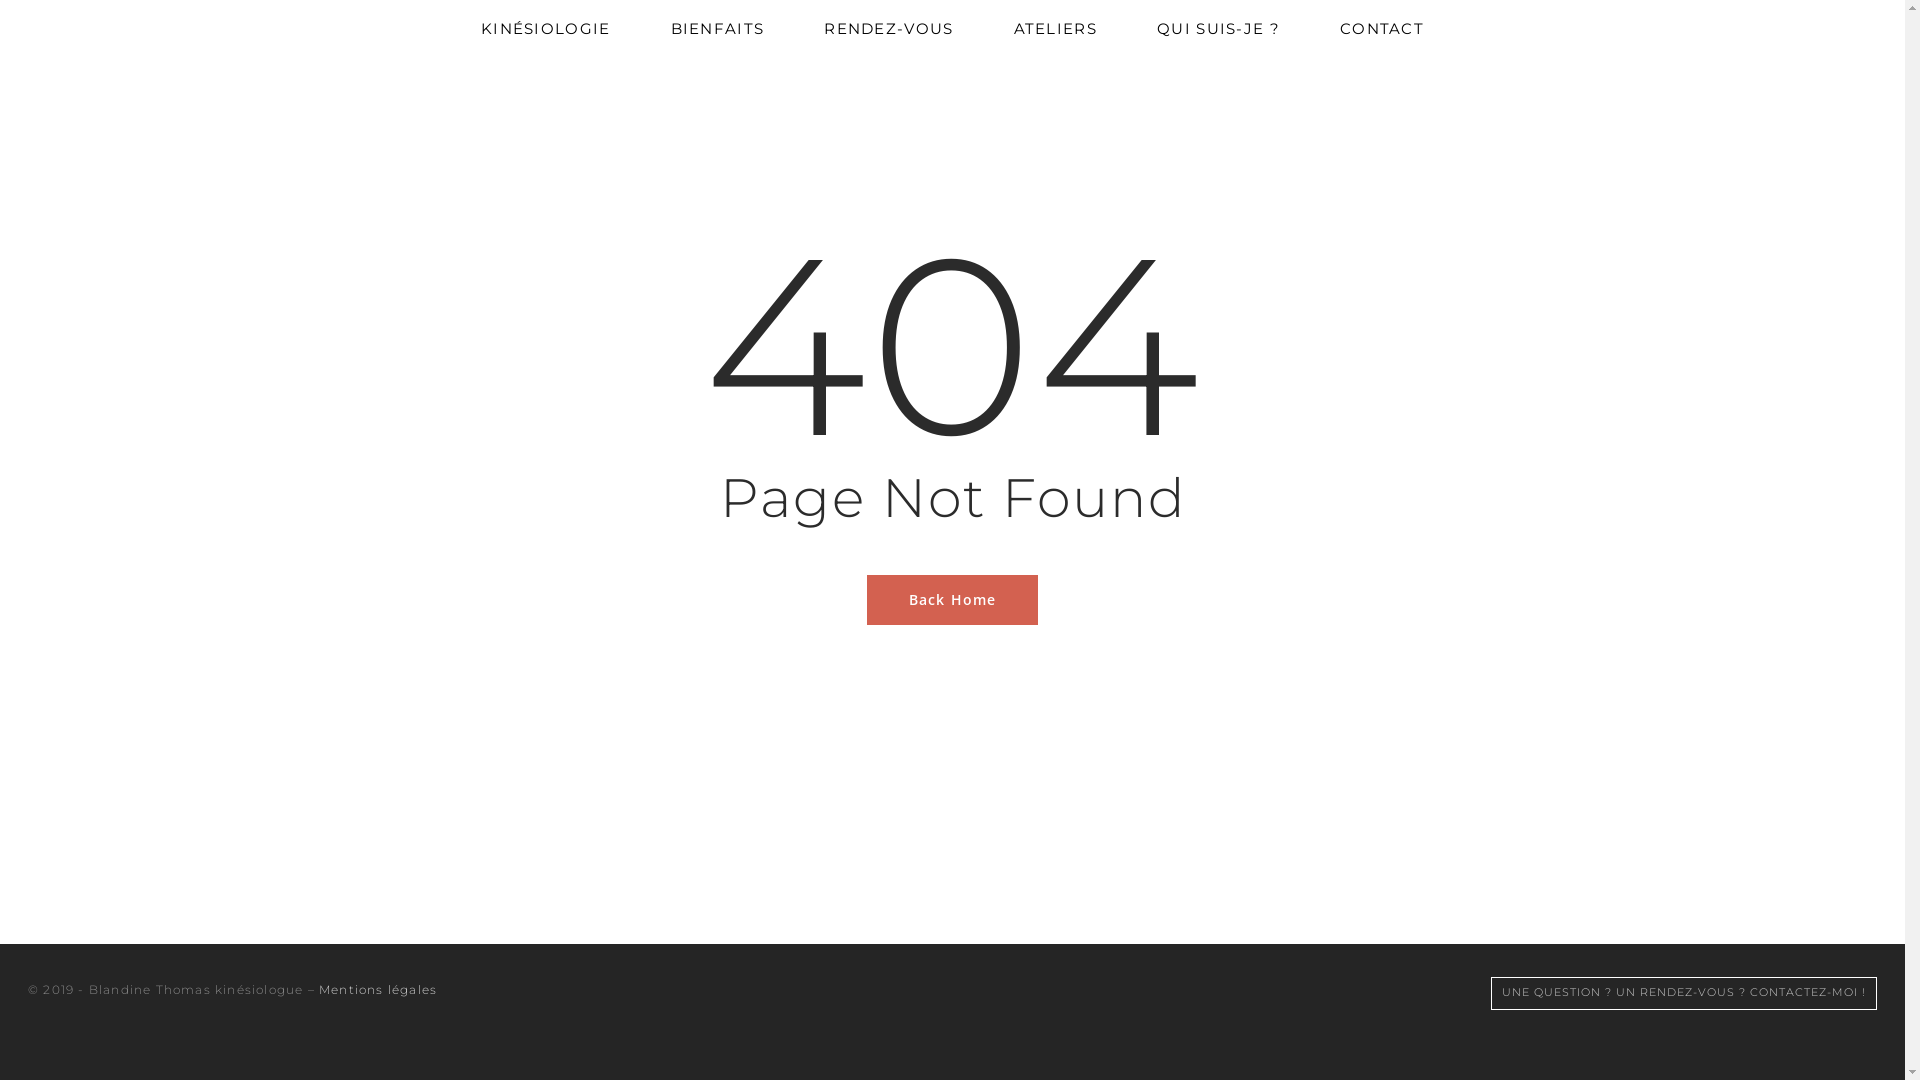  Describe the element at coordinates (1683, 991) in the screenshot. I see `'UNE QUESTION ? UN RENDEZ-VOUS ? CONTACTEZ-MOI !'` at that location.